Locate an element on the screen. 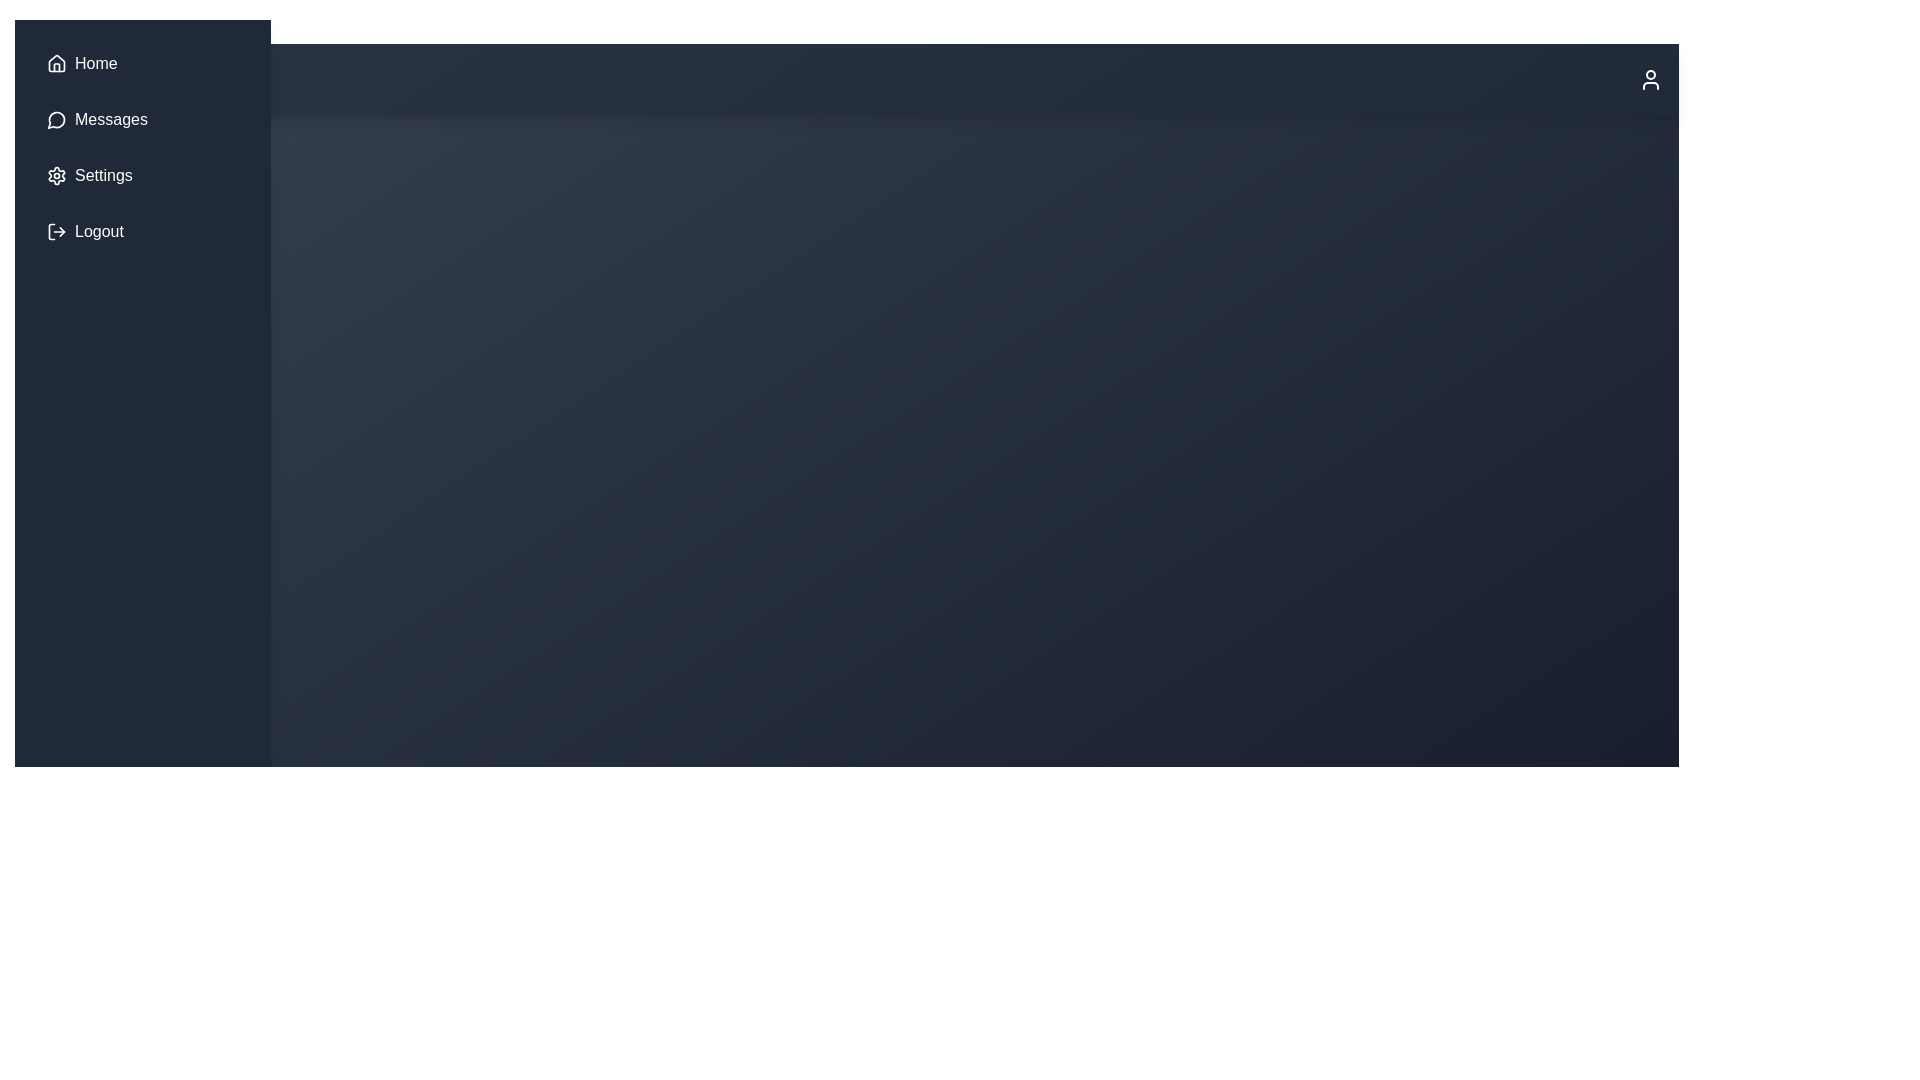  the menu button to toggle the menu visibility is located at coordinates (75, 79).